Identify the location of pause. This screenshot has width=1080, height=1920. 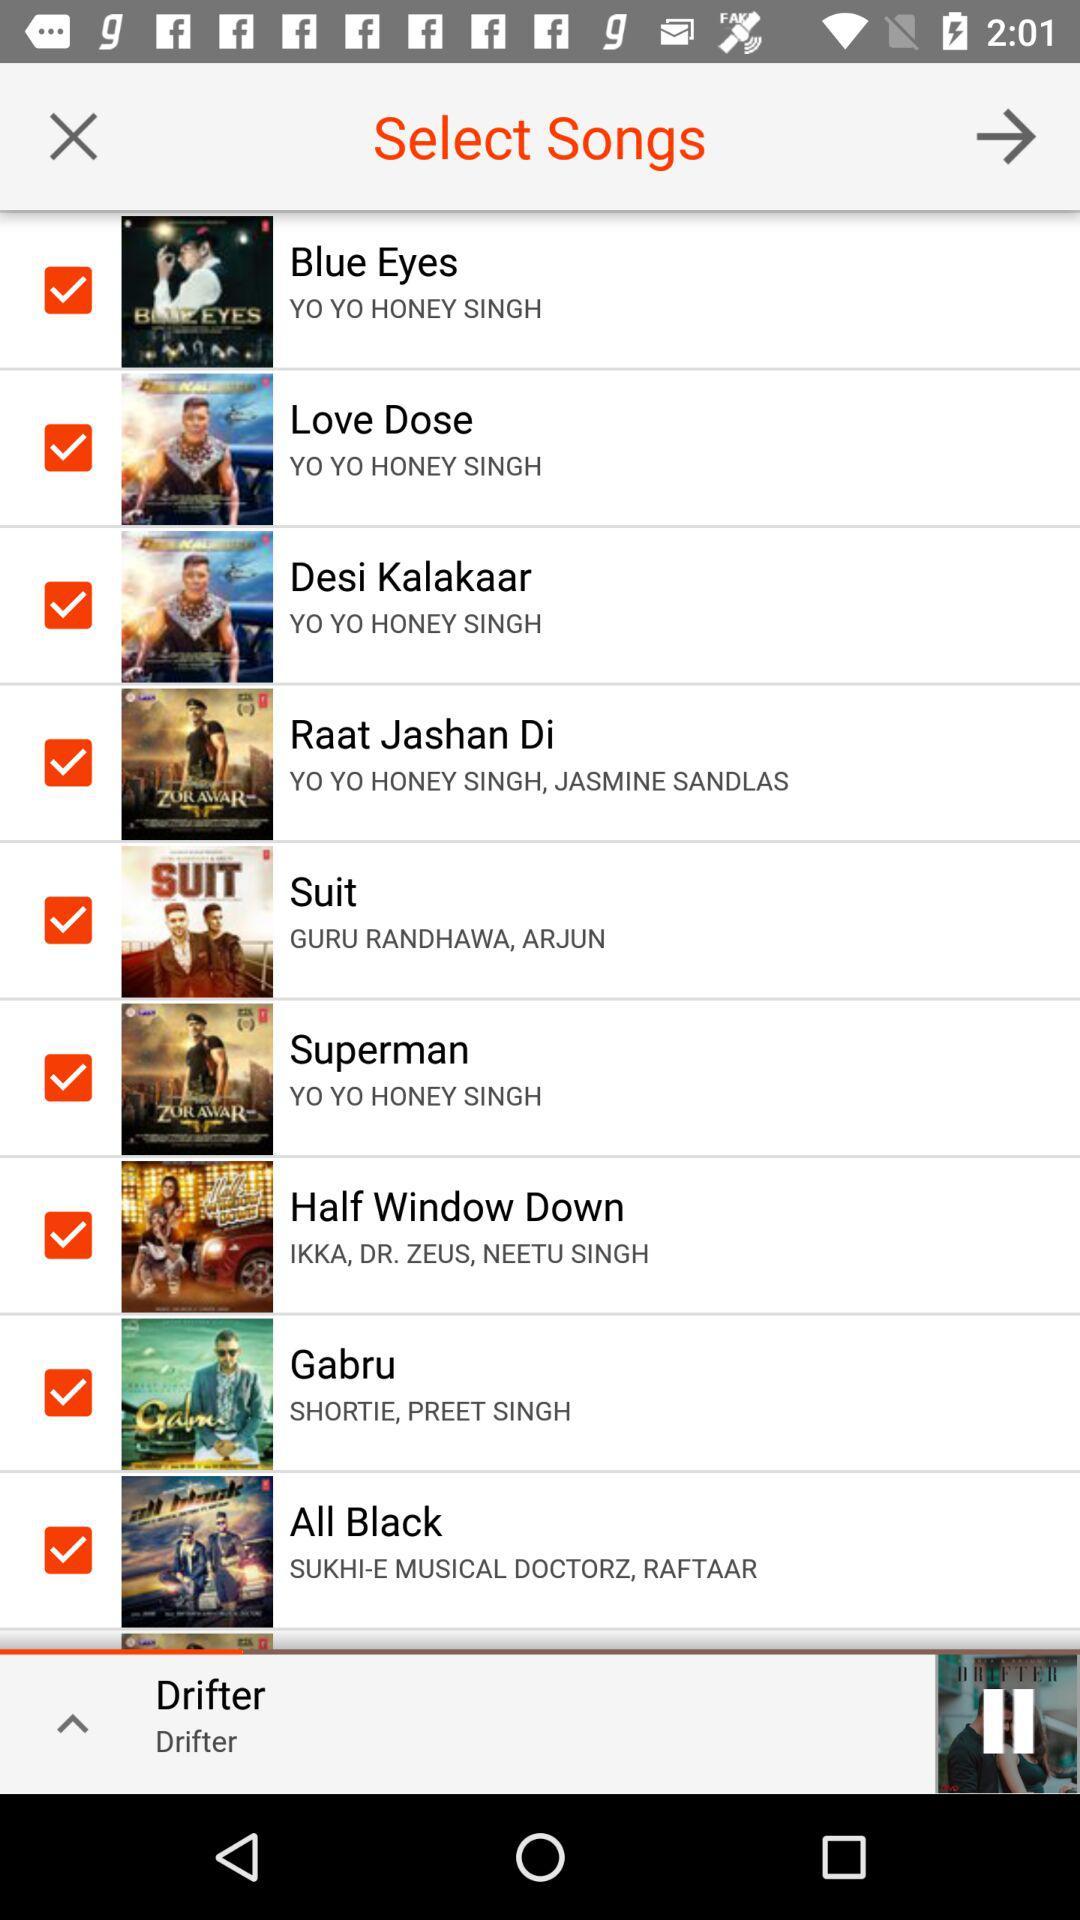
(1007, 1720).